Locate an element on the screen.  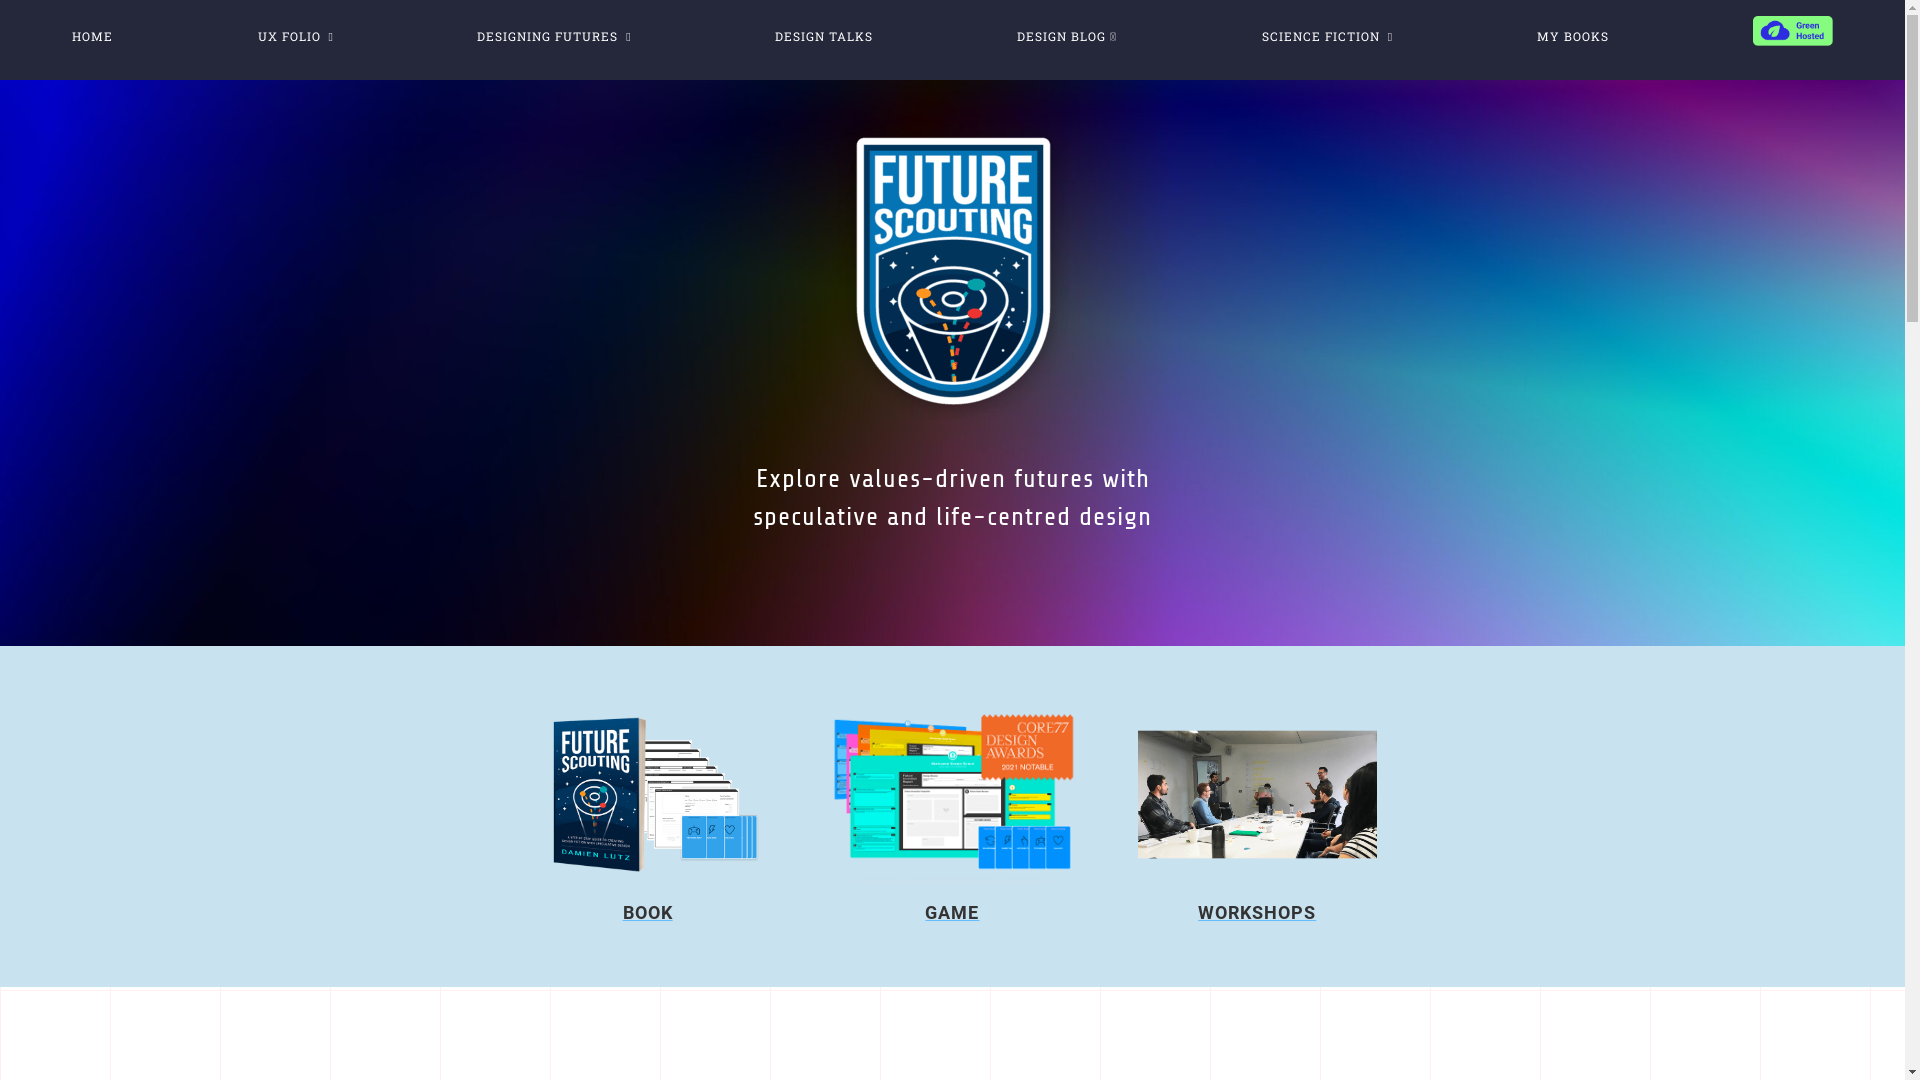
'UX FOLIO' is located at coordinates (293, 34).